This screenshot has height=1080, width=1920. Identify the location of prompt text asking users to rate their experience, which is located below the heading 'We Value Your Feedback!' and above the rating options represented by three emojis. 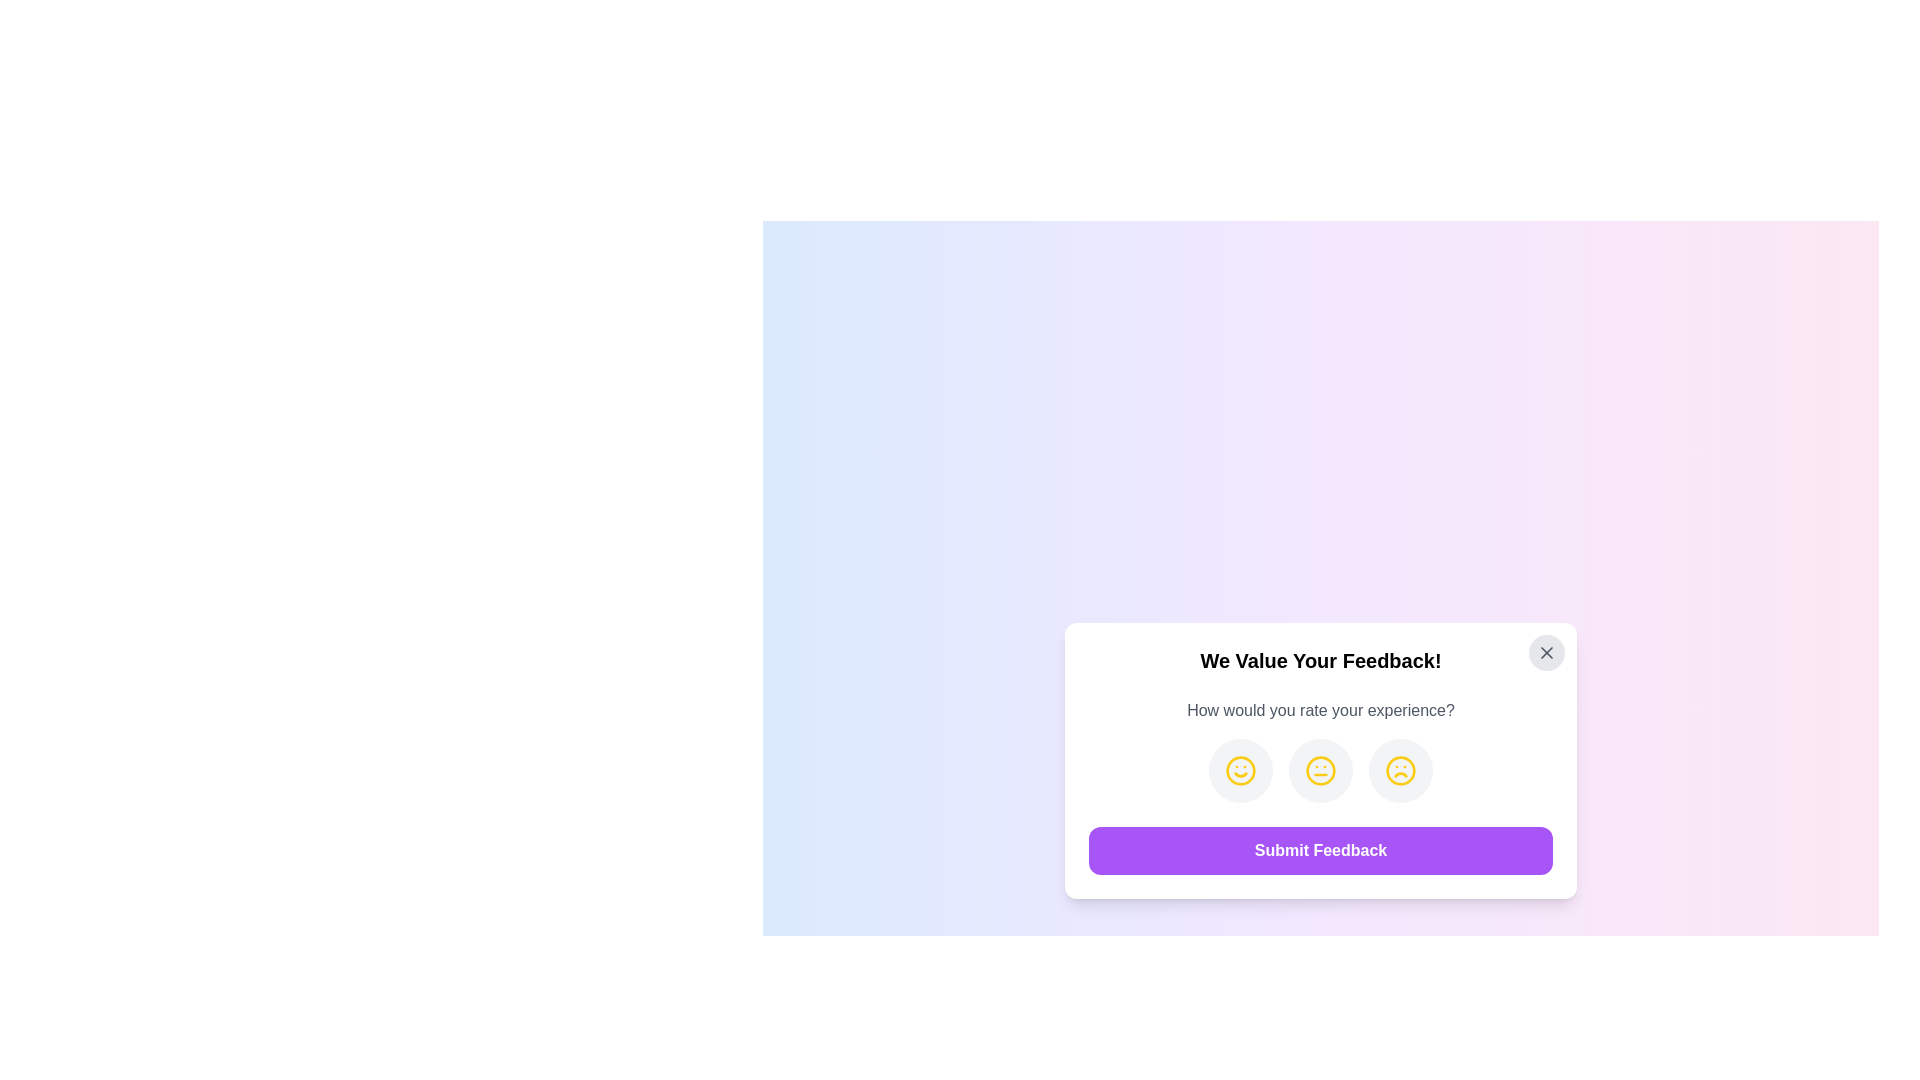
(1320, 709).